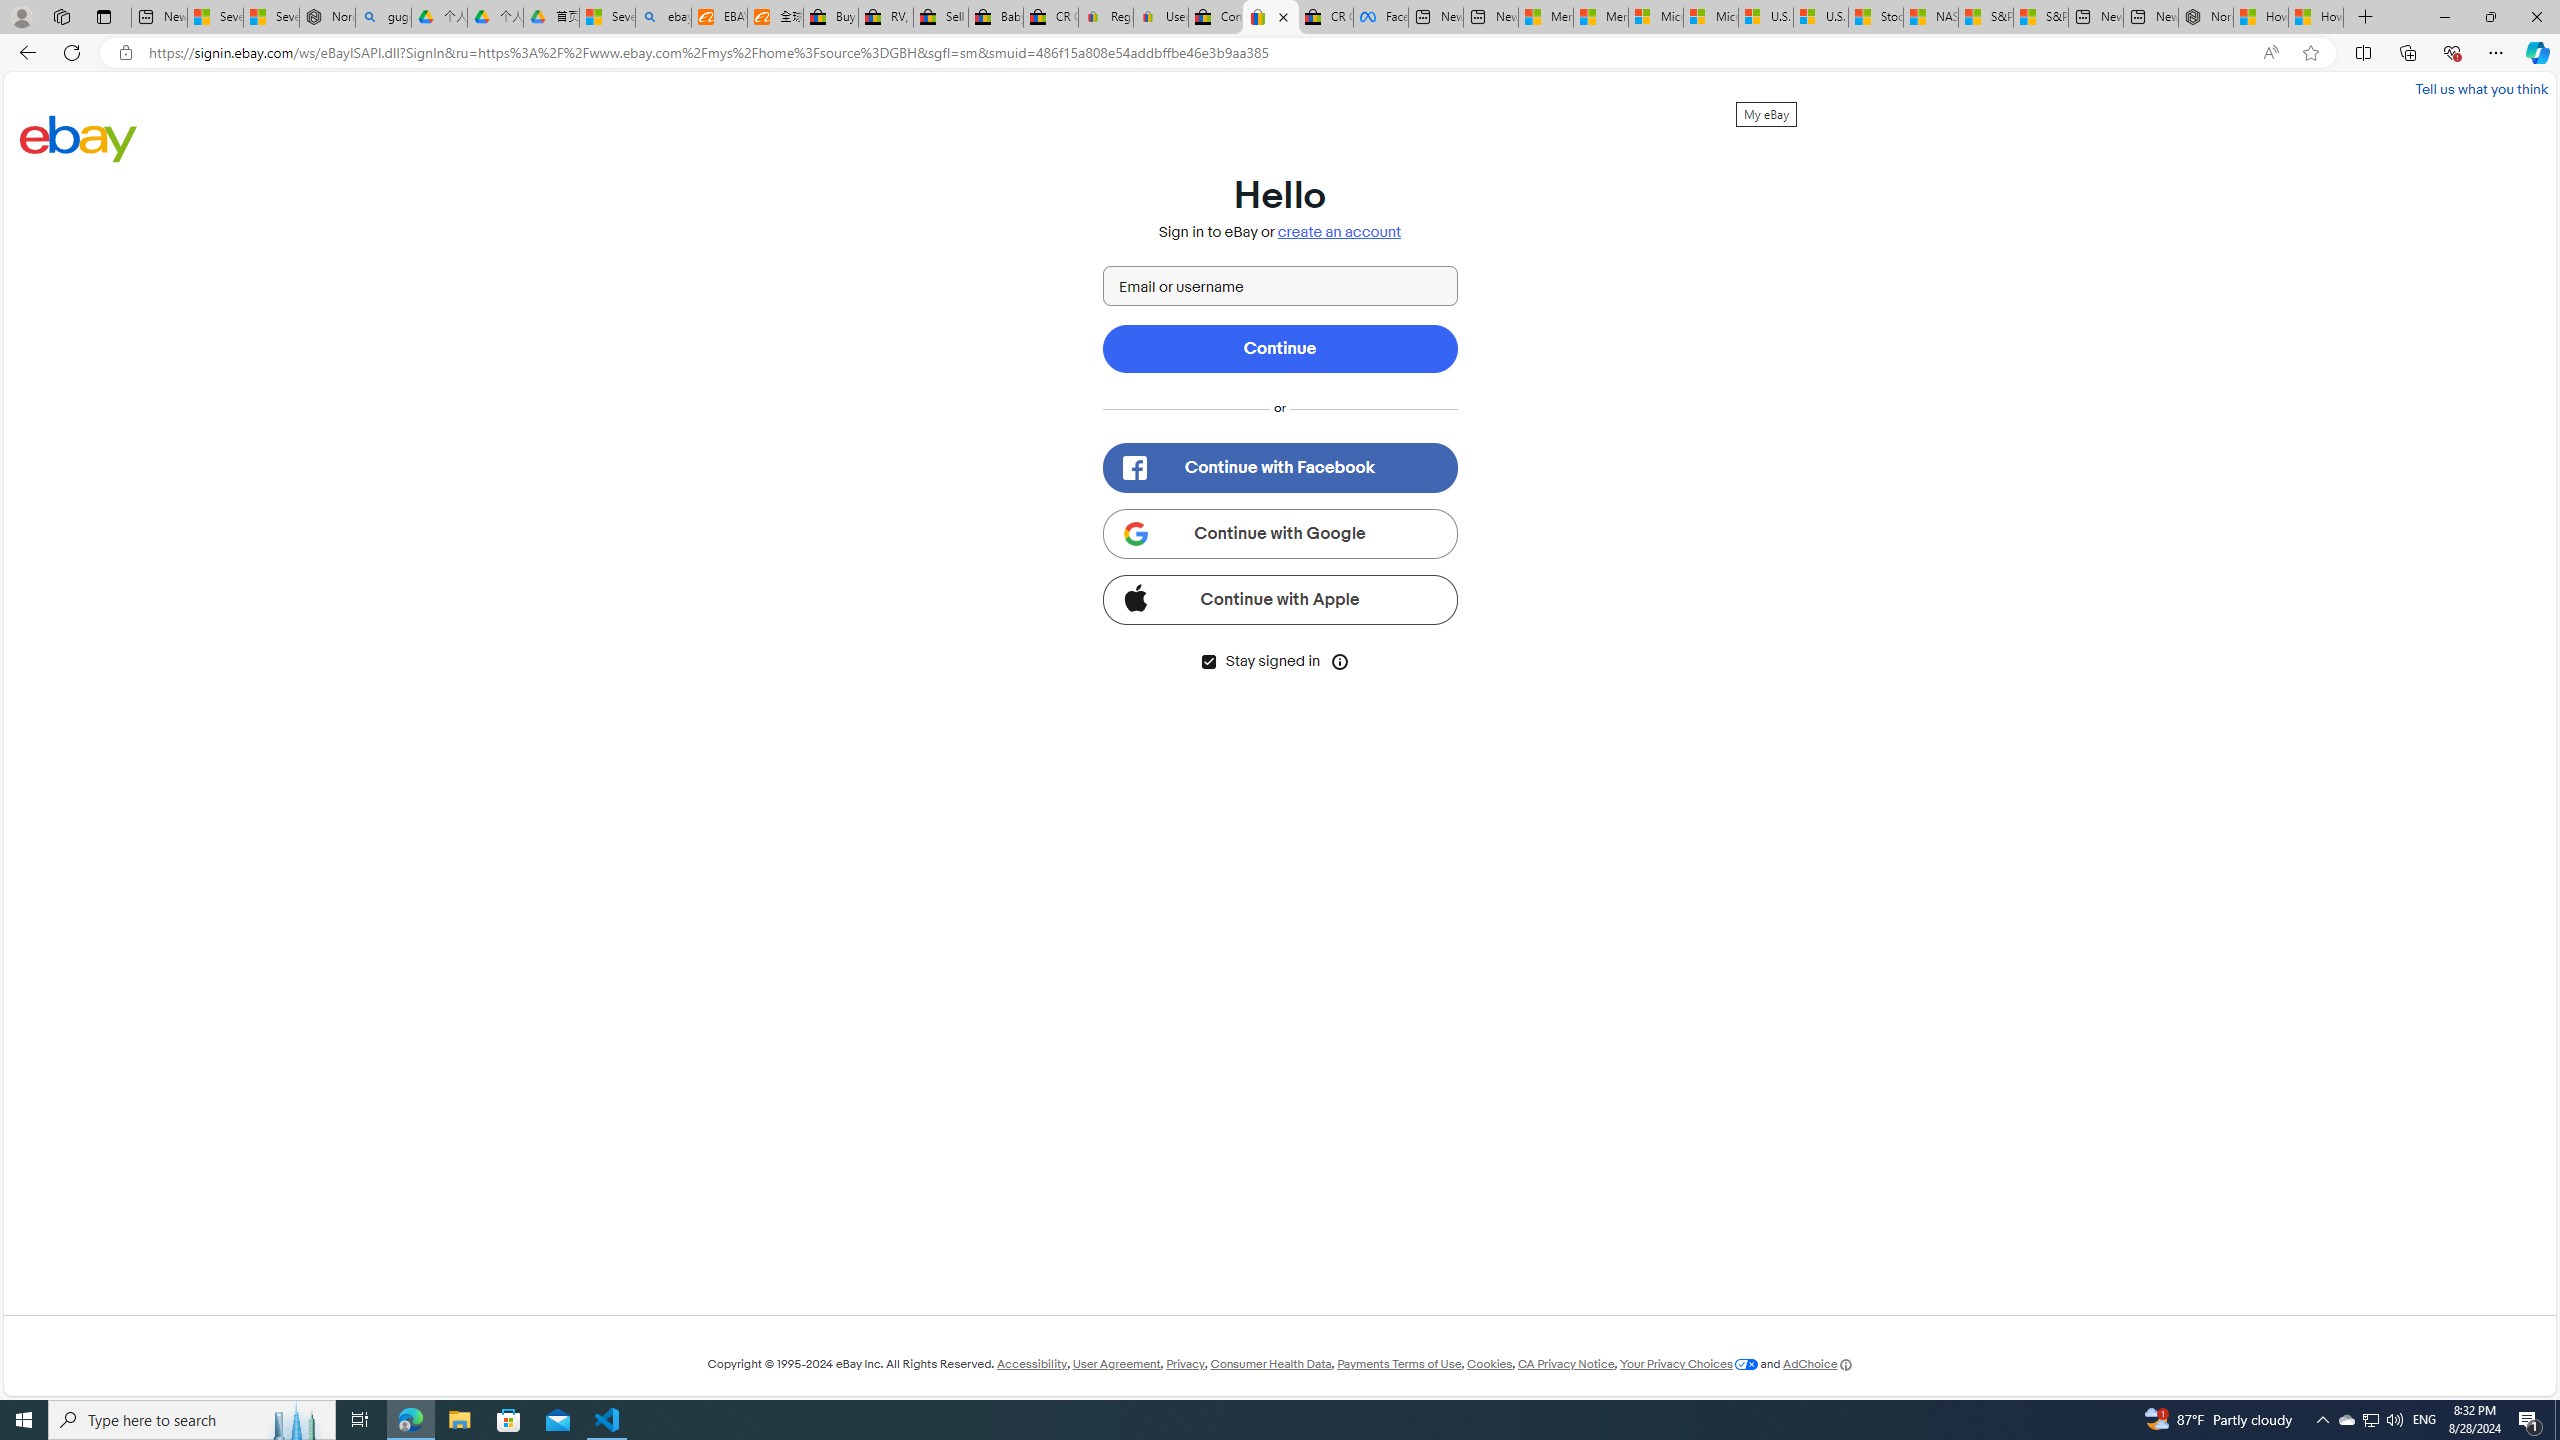 The height and width of the screenshot is (1440, 2560). Describe the element at coordinates (1341, 659) in the screenshot. I see `'Class: icon-btn tooltip__host icon-btn--transparent'` at that location.